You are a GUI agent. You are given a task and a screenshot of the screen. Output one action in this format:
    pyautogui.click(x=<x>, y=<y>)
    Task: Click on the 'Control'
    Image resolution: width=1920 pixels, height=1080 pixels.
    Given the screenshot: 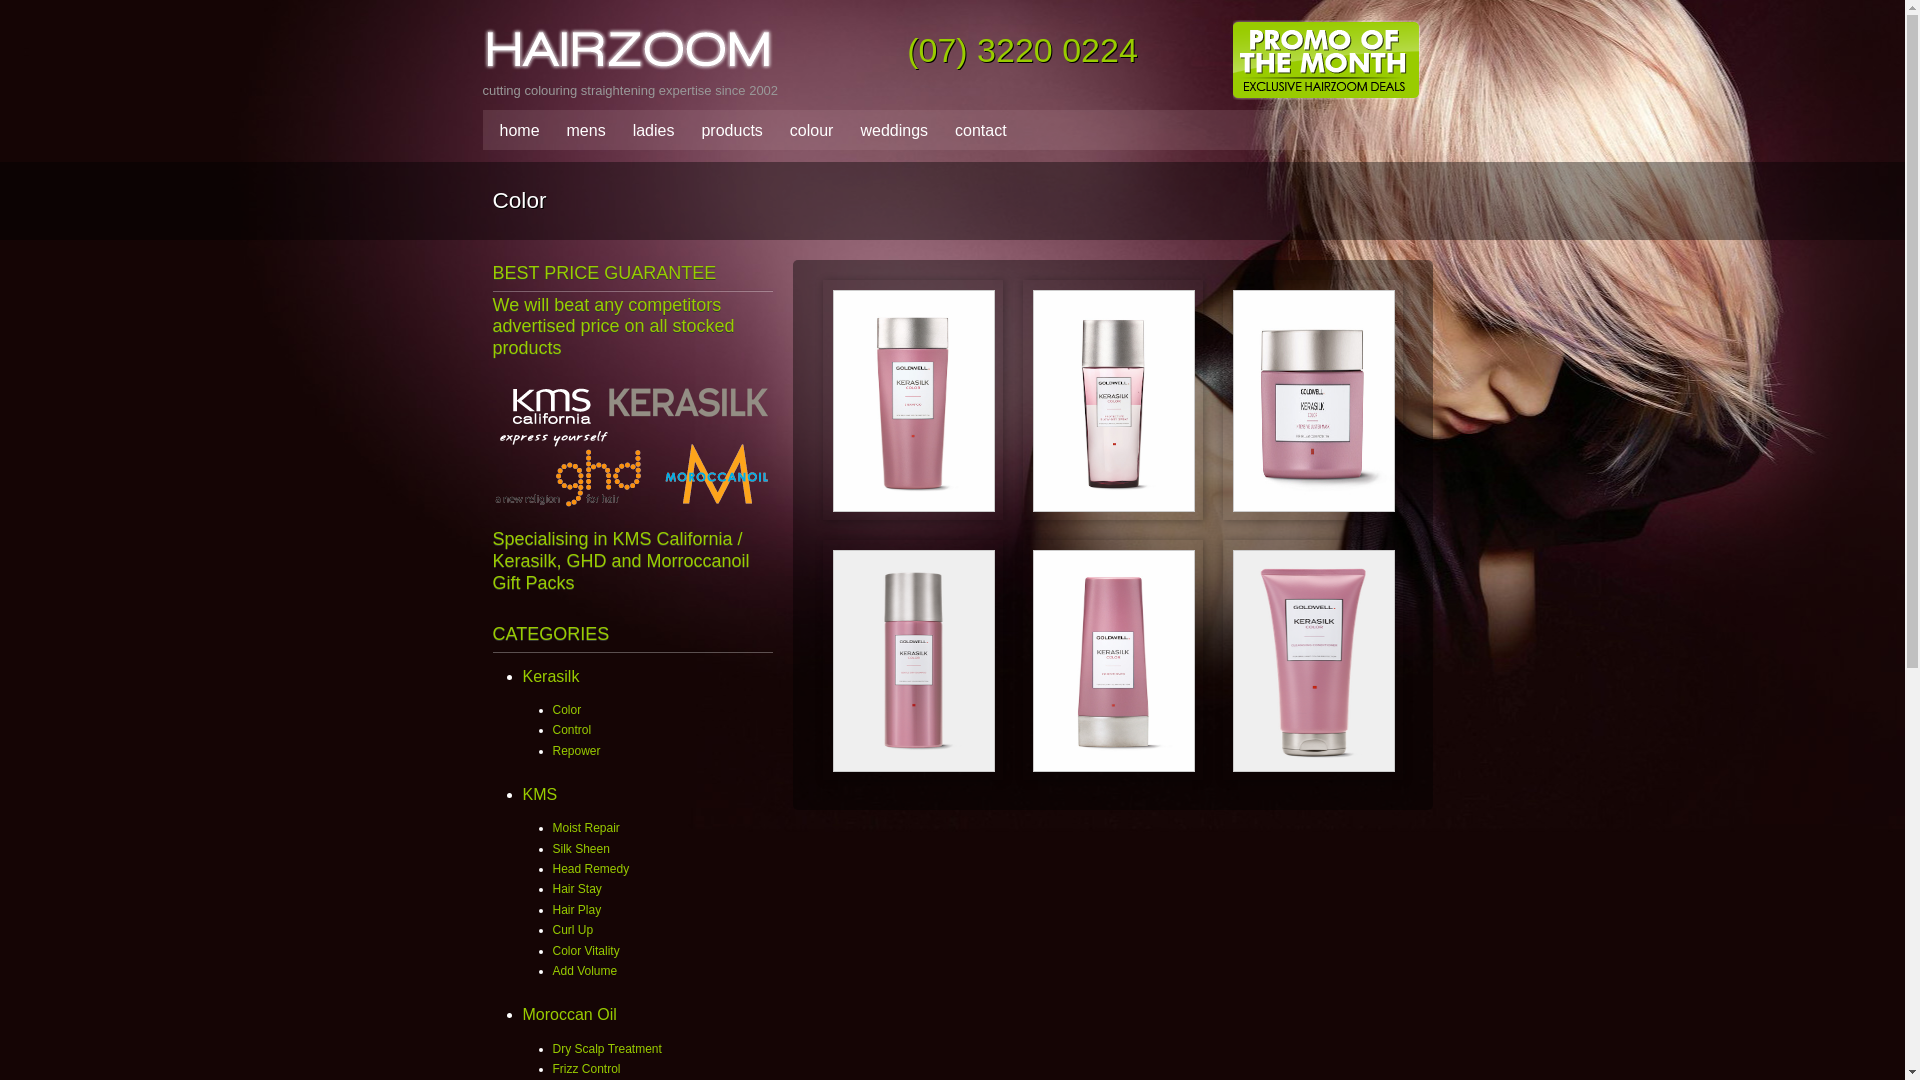 What is the action you would take?
    pyautogui.click(x=570, y=729)
    